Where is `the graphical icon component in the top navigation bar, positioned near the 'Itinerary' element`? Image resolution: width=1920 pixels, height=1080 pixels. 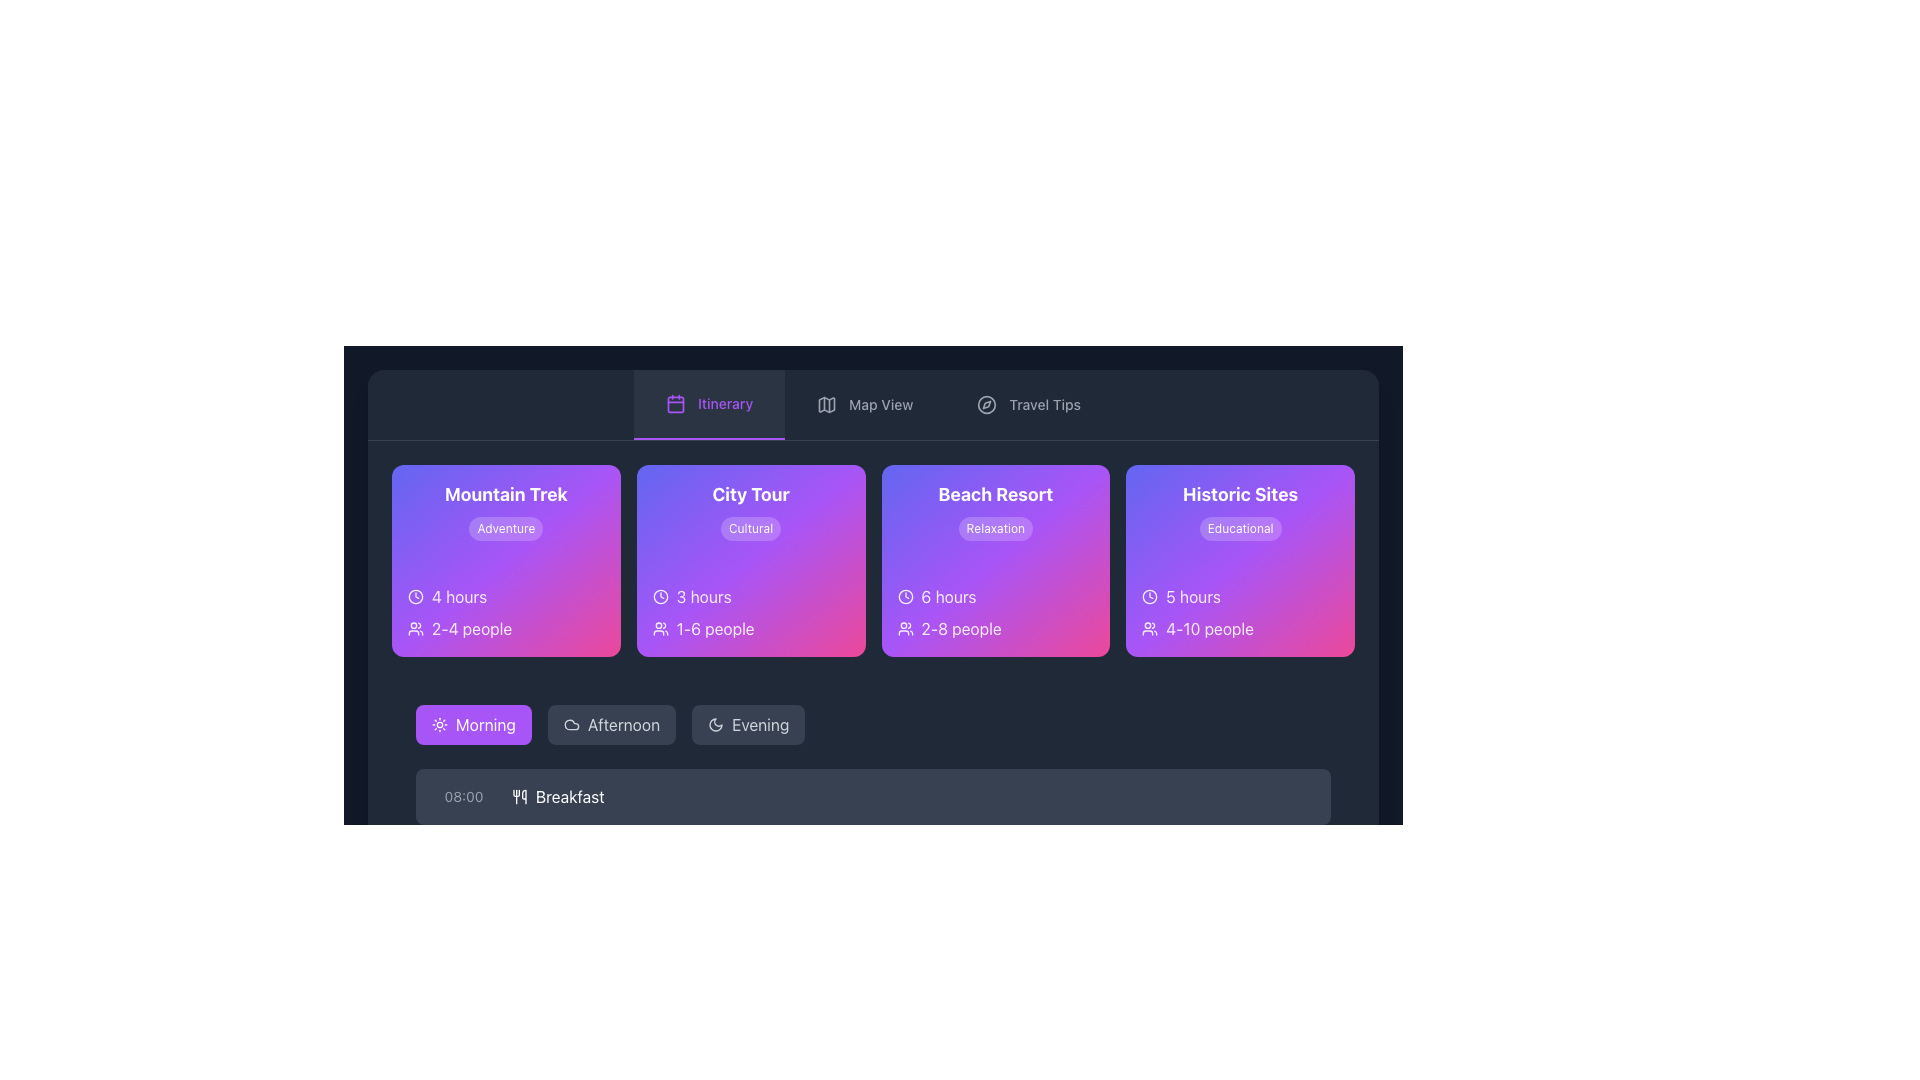
the graphical icon component in the top navigation bar, positioned near the 'Itinerary' element is located at coordinates (676, 404).